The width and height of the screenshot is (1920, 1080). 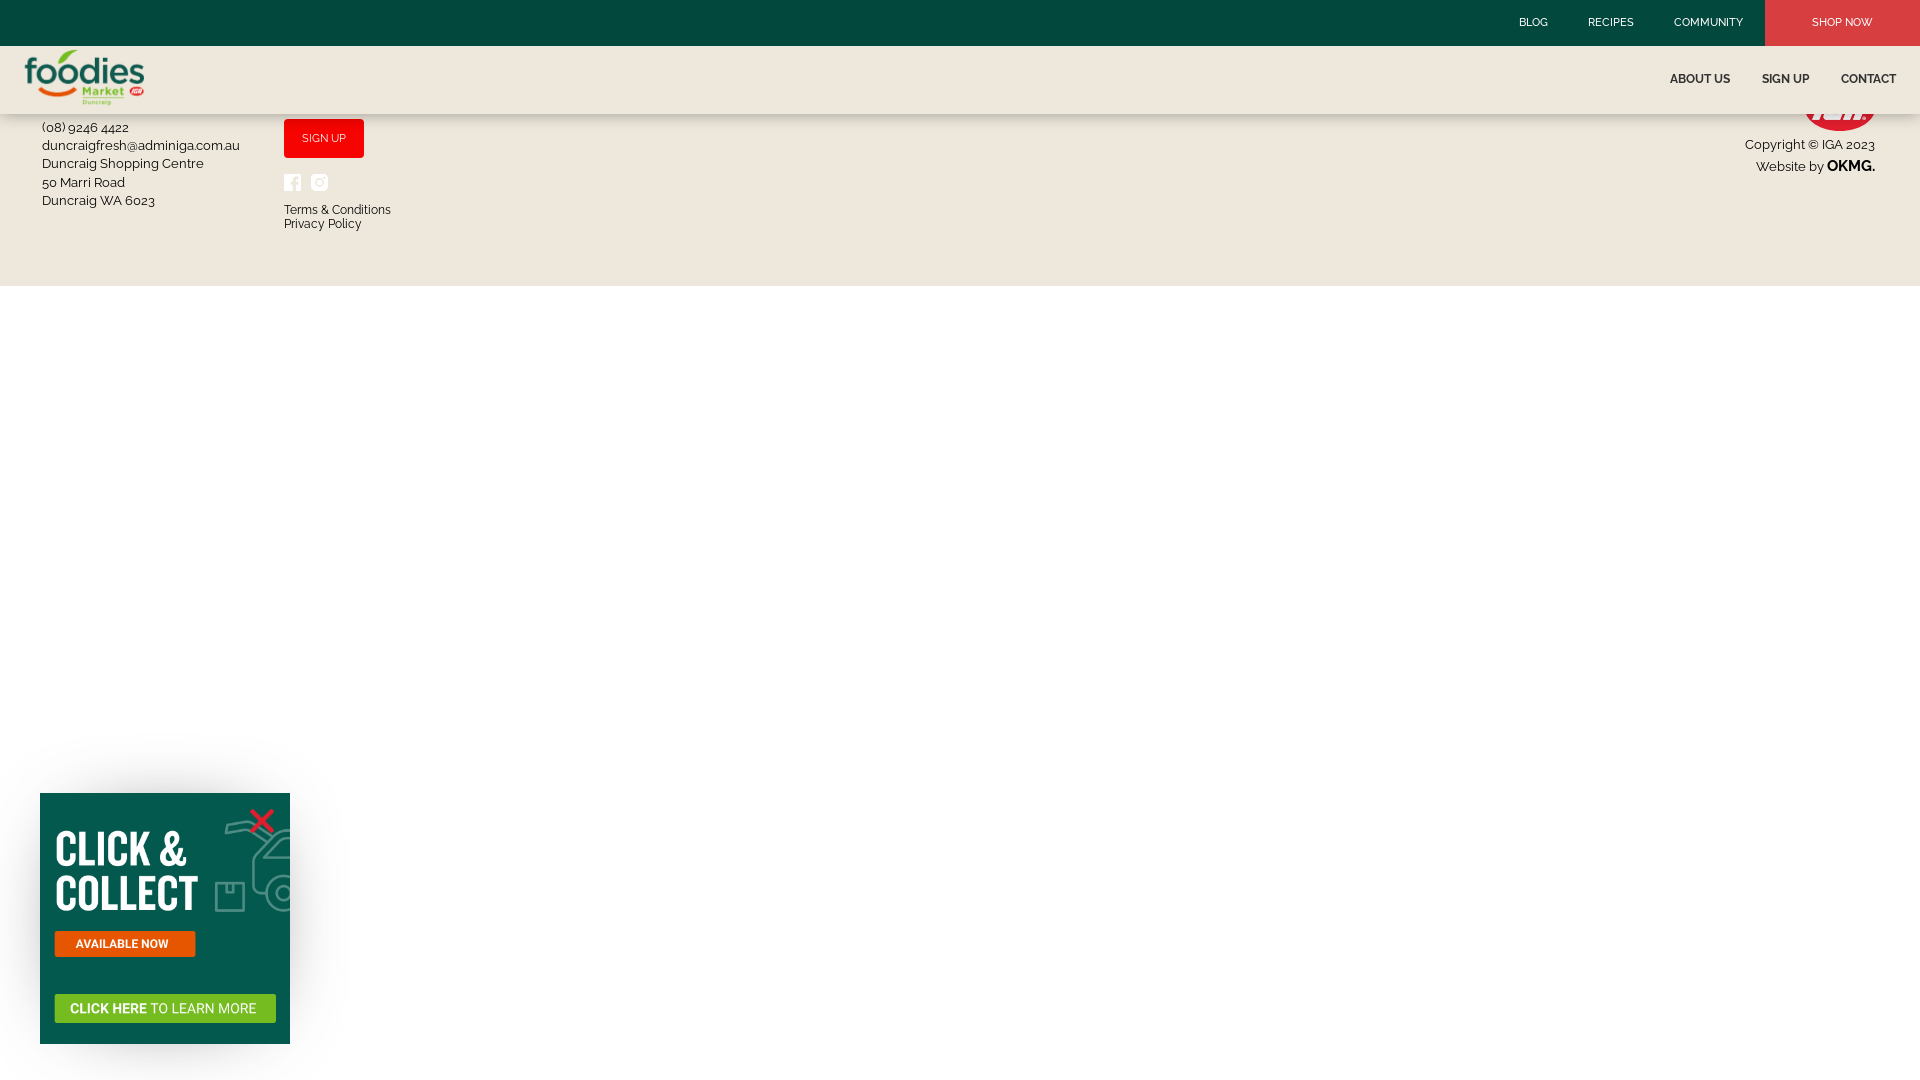 What do you see at coordinates (1867, 77) in the screenshot?
I see `'CONTACT'` at bounding box center [1867, 77].